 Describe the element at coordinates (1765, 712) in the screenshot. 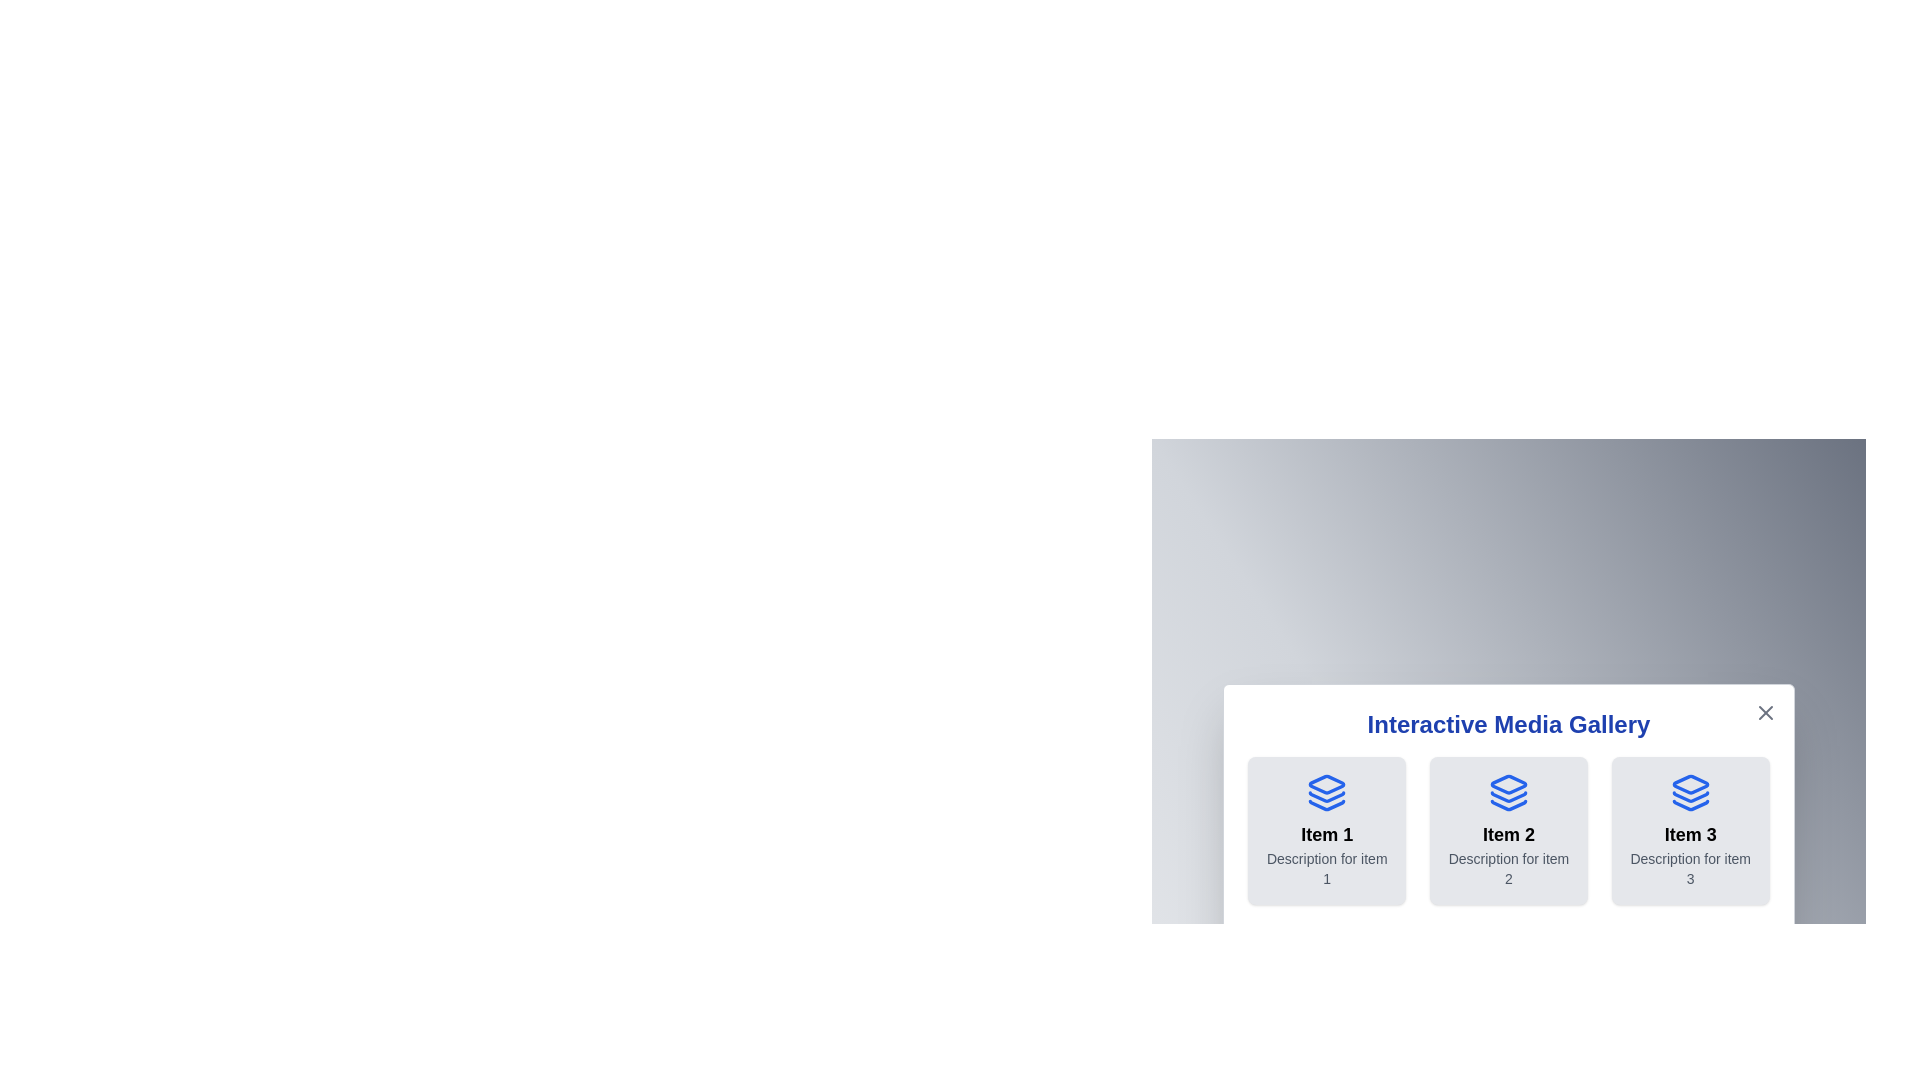

I see `the close button located at the top-right corner of the dialog` at that location.